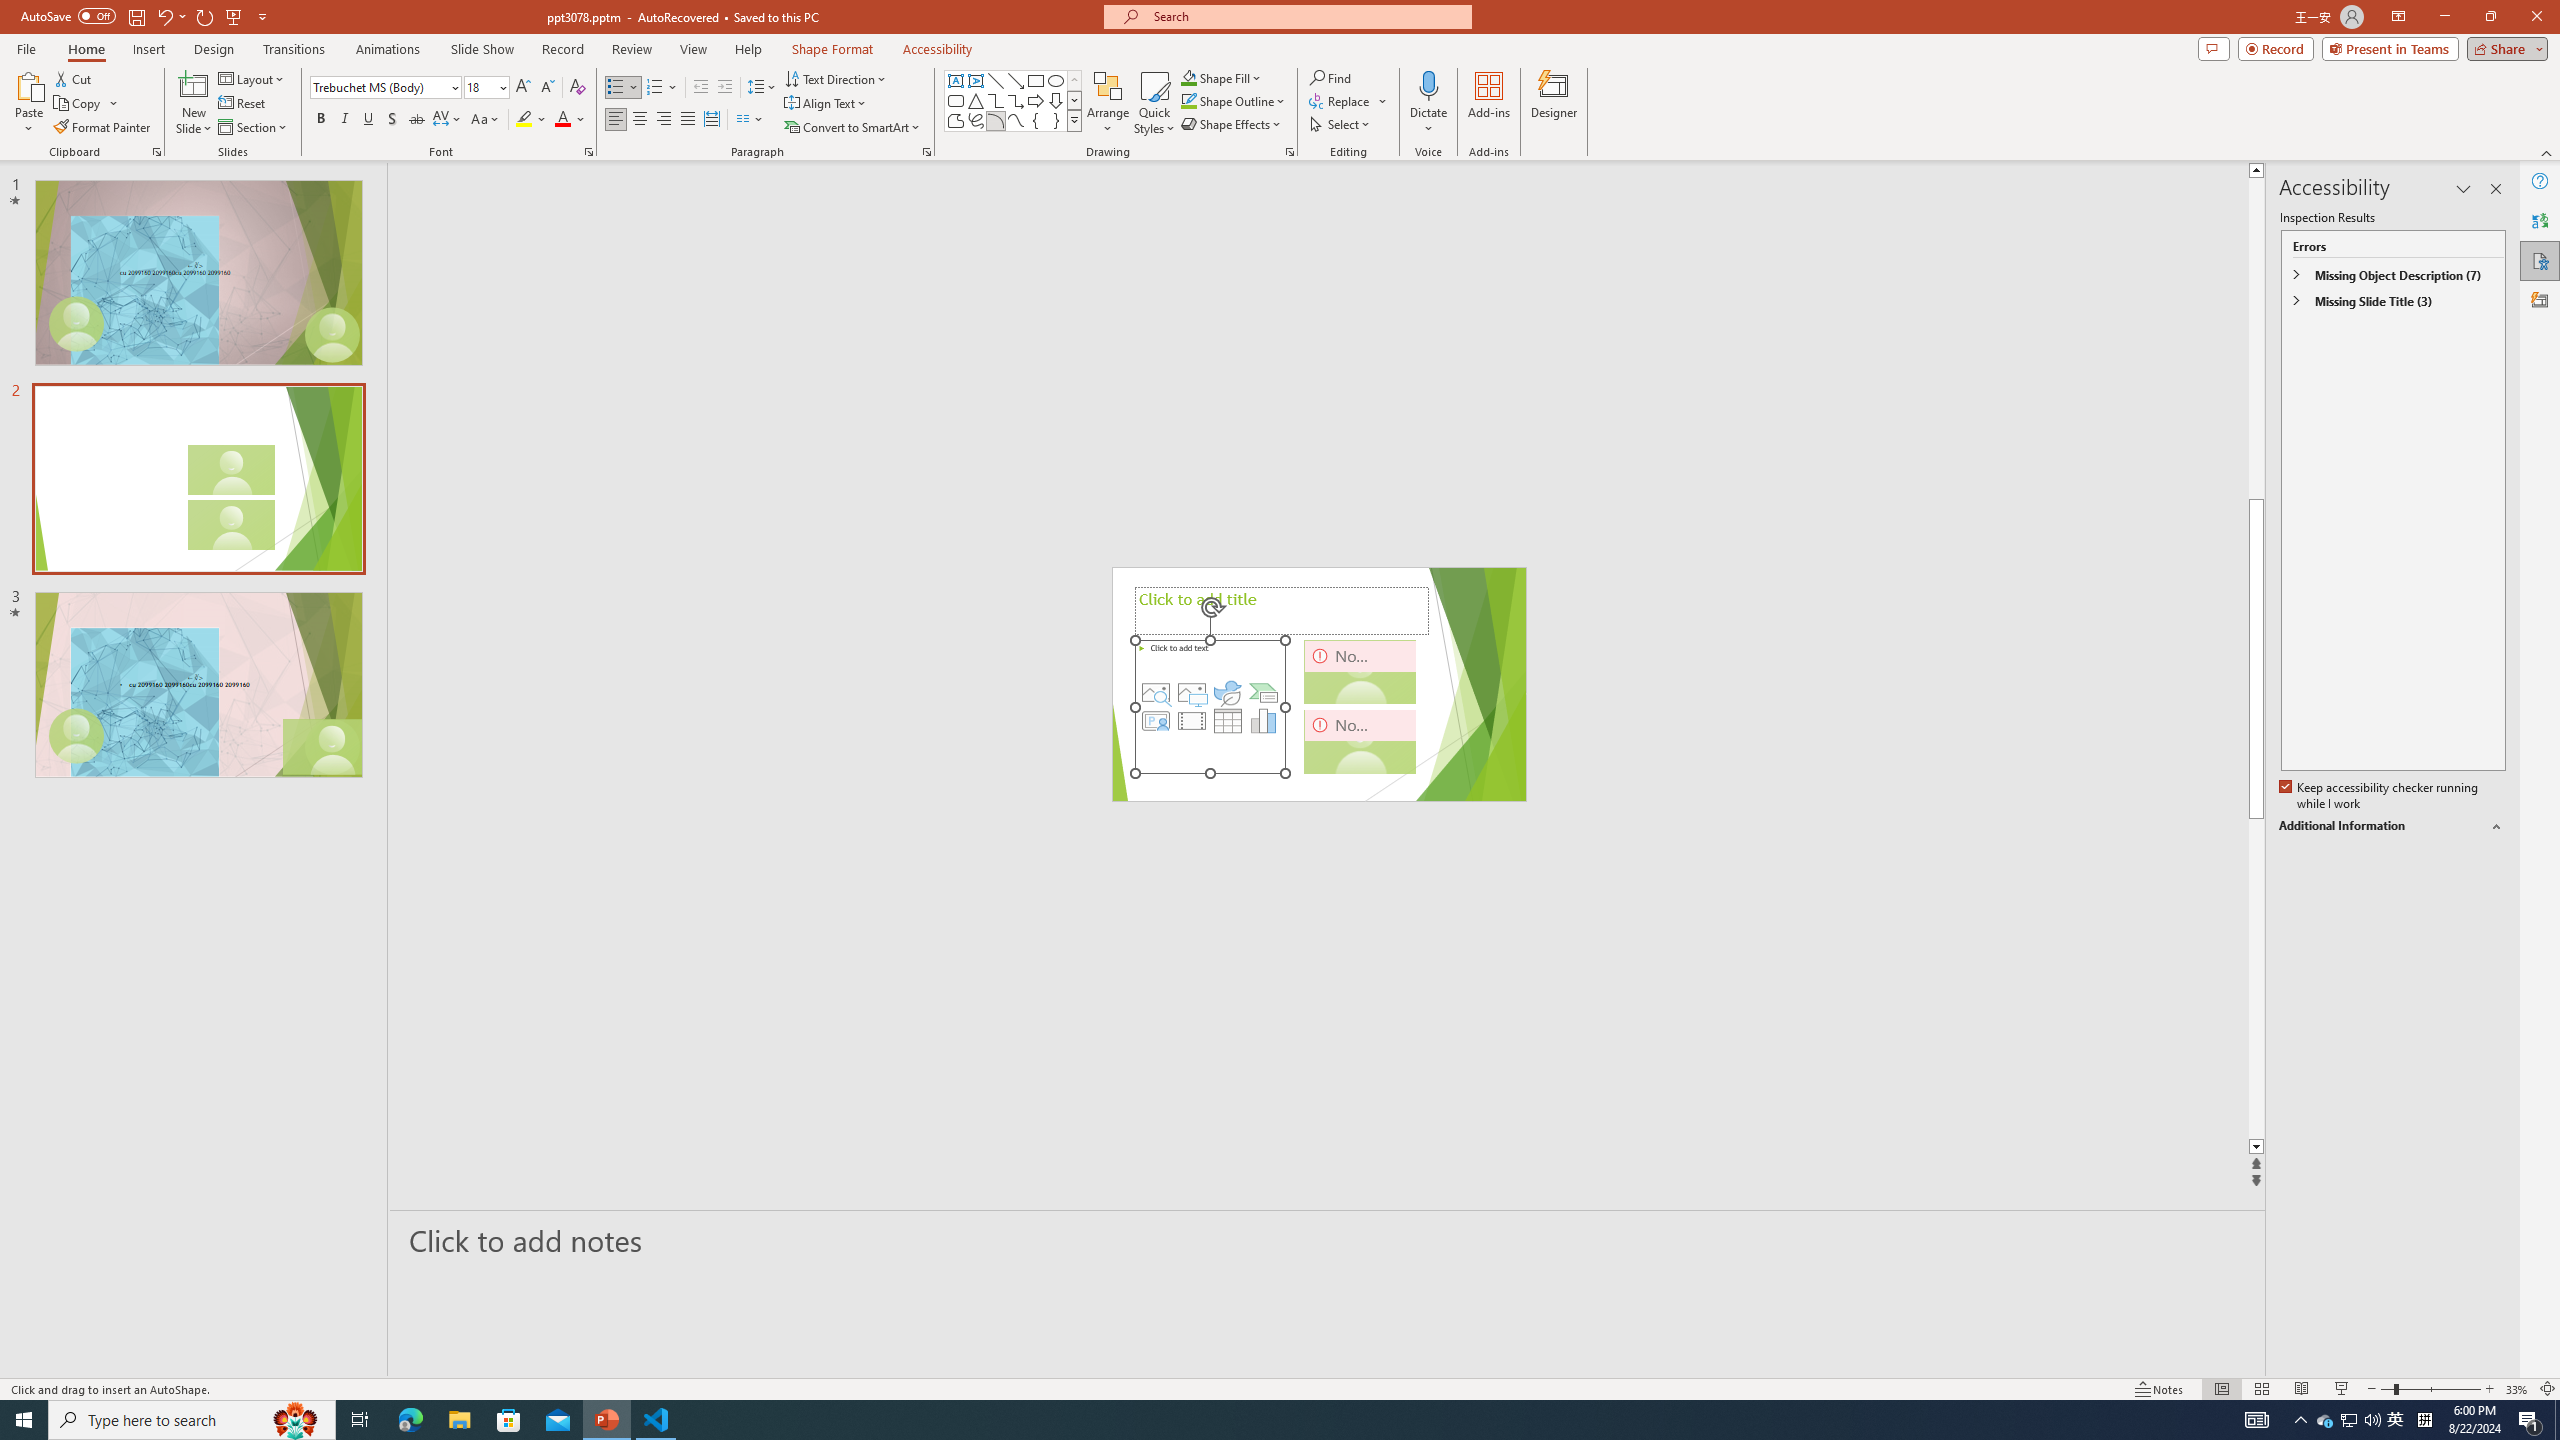 This screenshot has width=2560, height=1440. Describe the element at coordinates (2516, 1389) in the screenshot. I see `'Zoom 33%'` at that location.